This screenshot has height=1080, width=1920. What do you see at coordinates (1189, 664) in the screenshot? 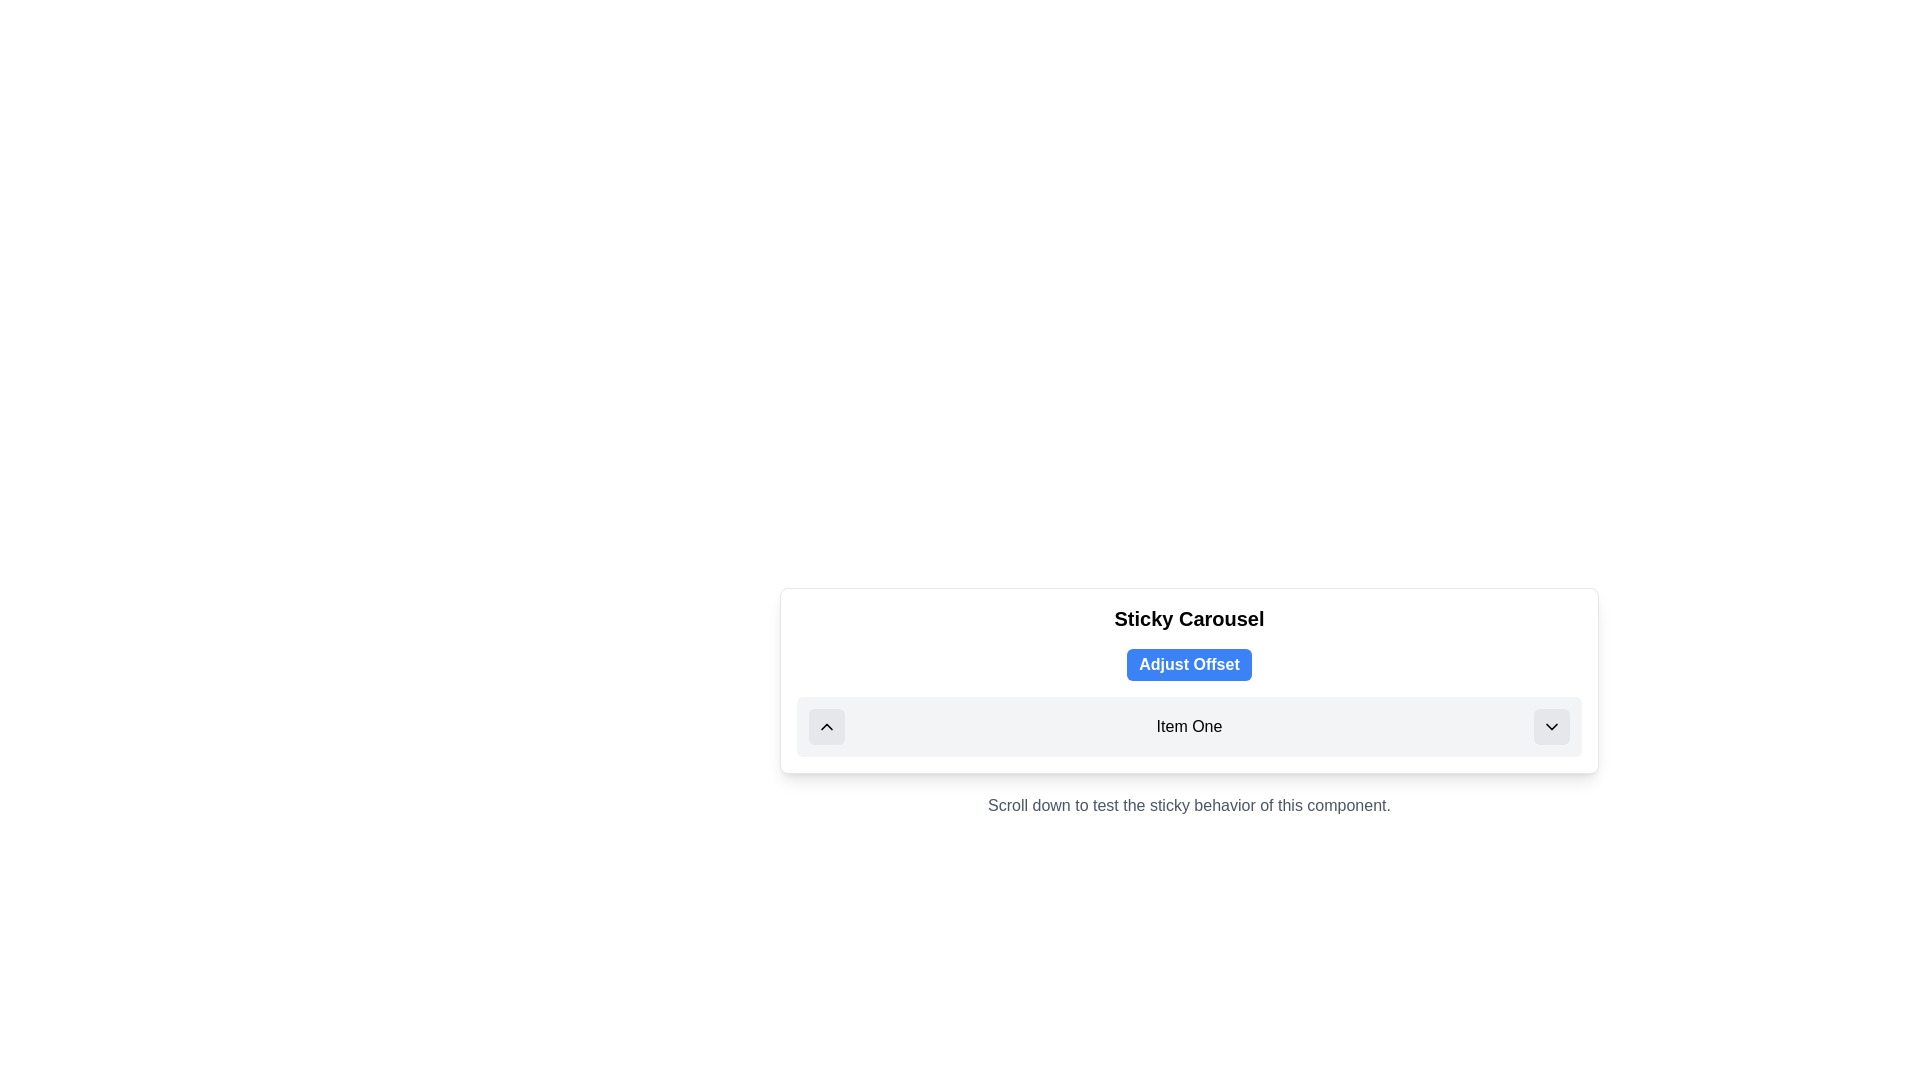
I see `the blue button labeled 'Adjust Offset'` at bounding box center [1189, 664].